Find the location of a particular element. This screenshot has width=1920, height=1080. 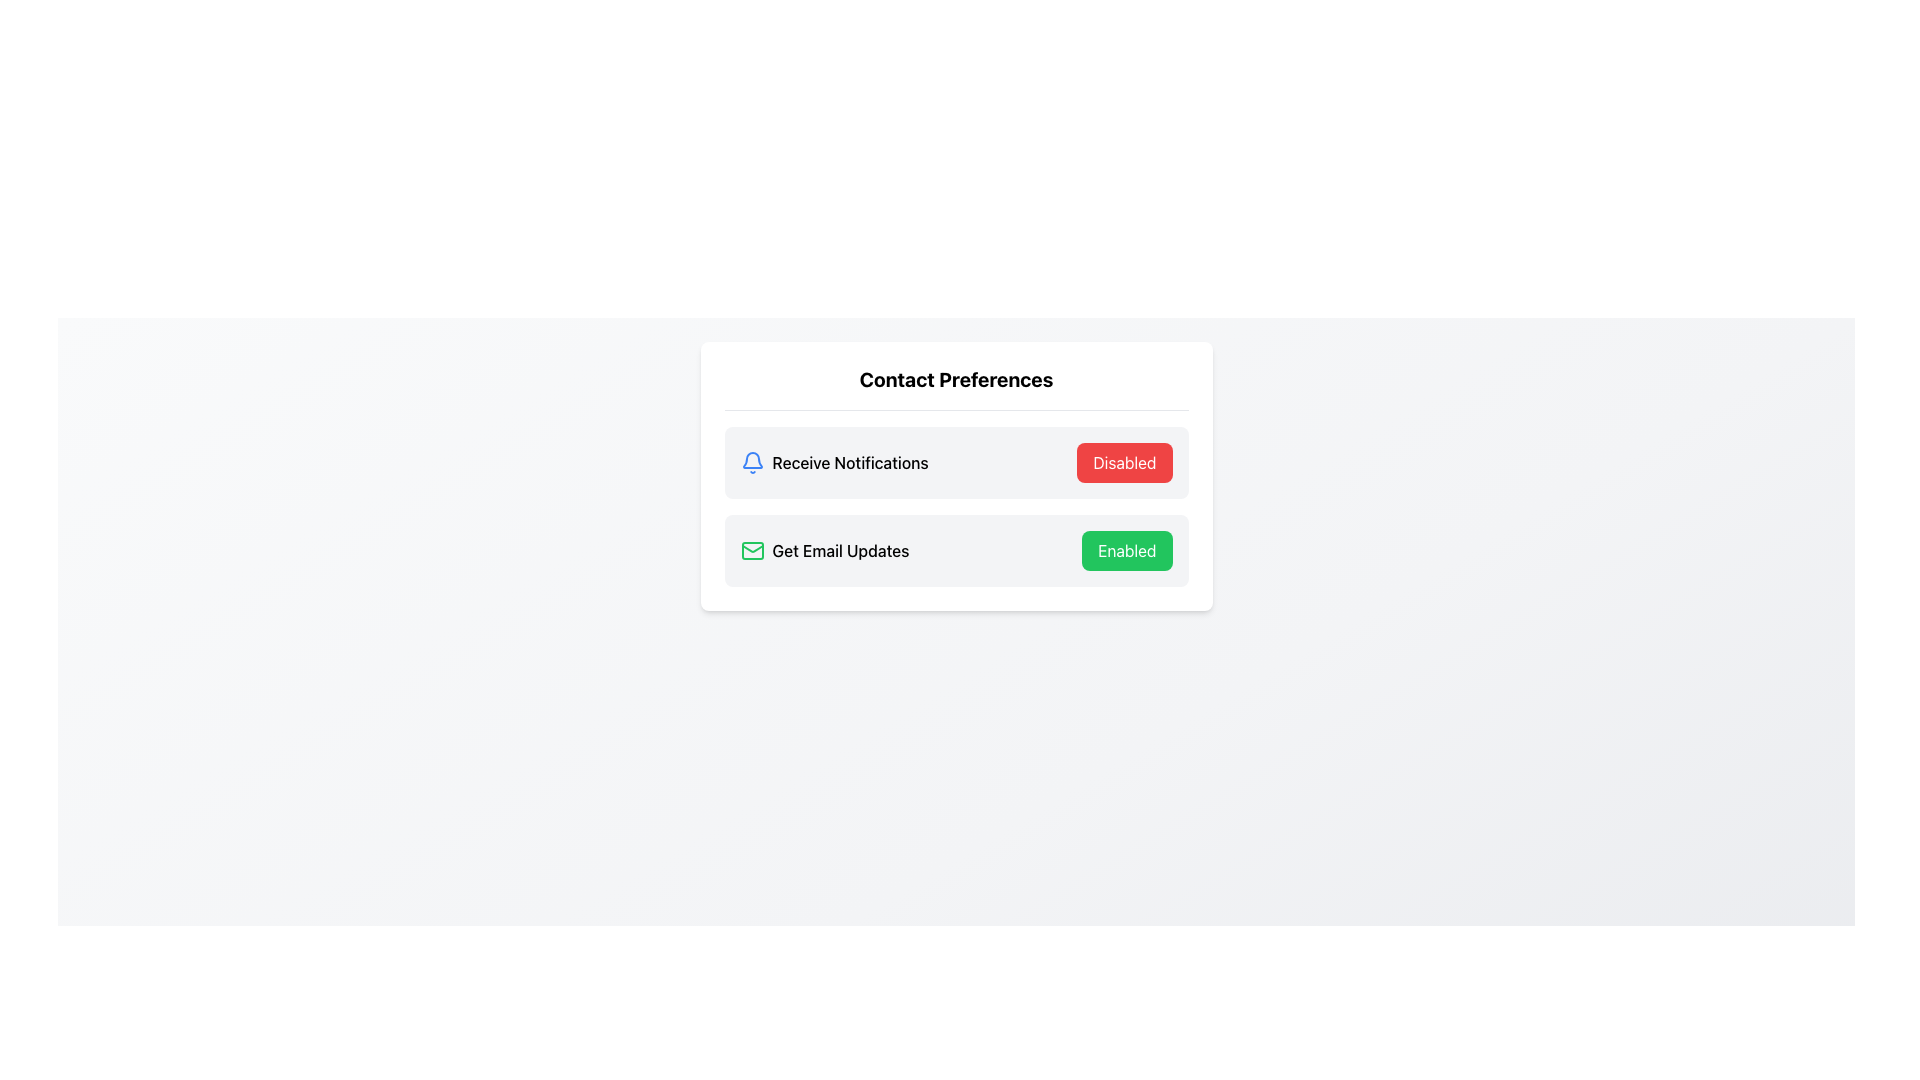

the text label that describes the user preference option for opting into email updates, located in the 'Contact Preferences' section, next to the green mail icon and the green button labeled 'Enabled' is located at coordinates (840, 551).